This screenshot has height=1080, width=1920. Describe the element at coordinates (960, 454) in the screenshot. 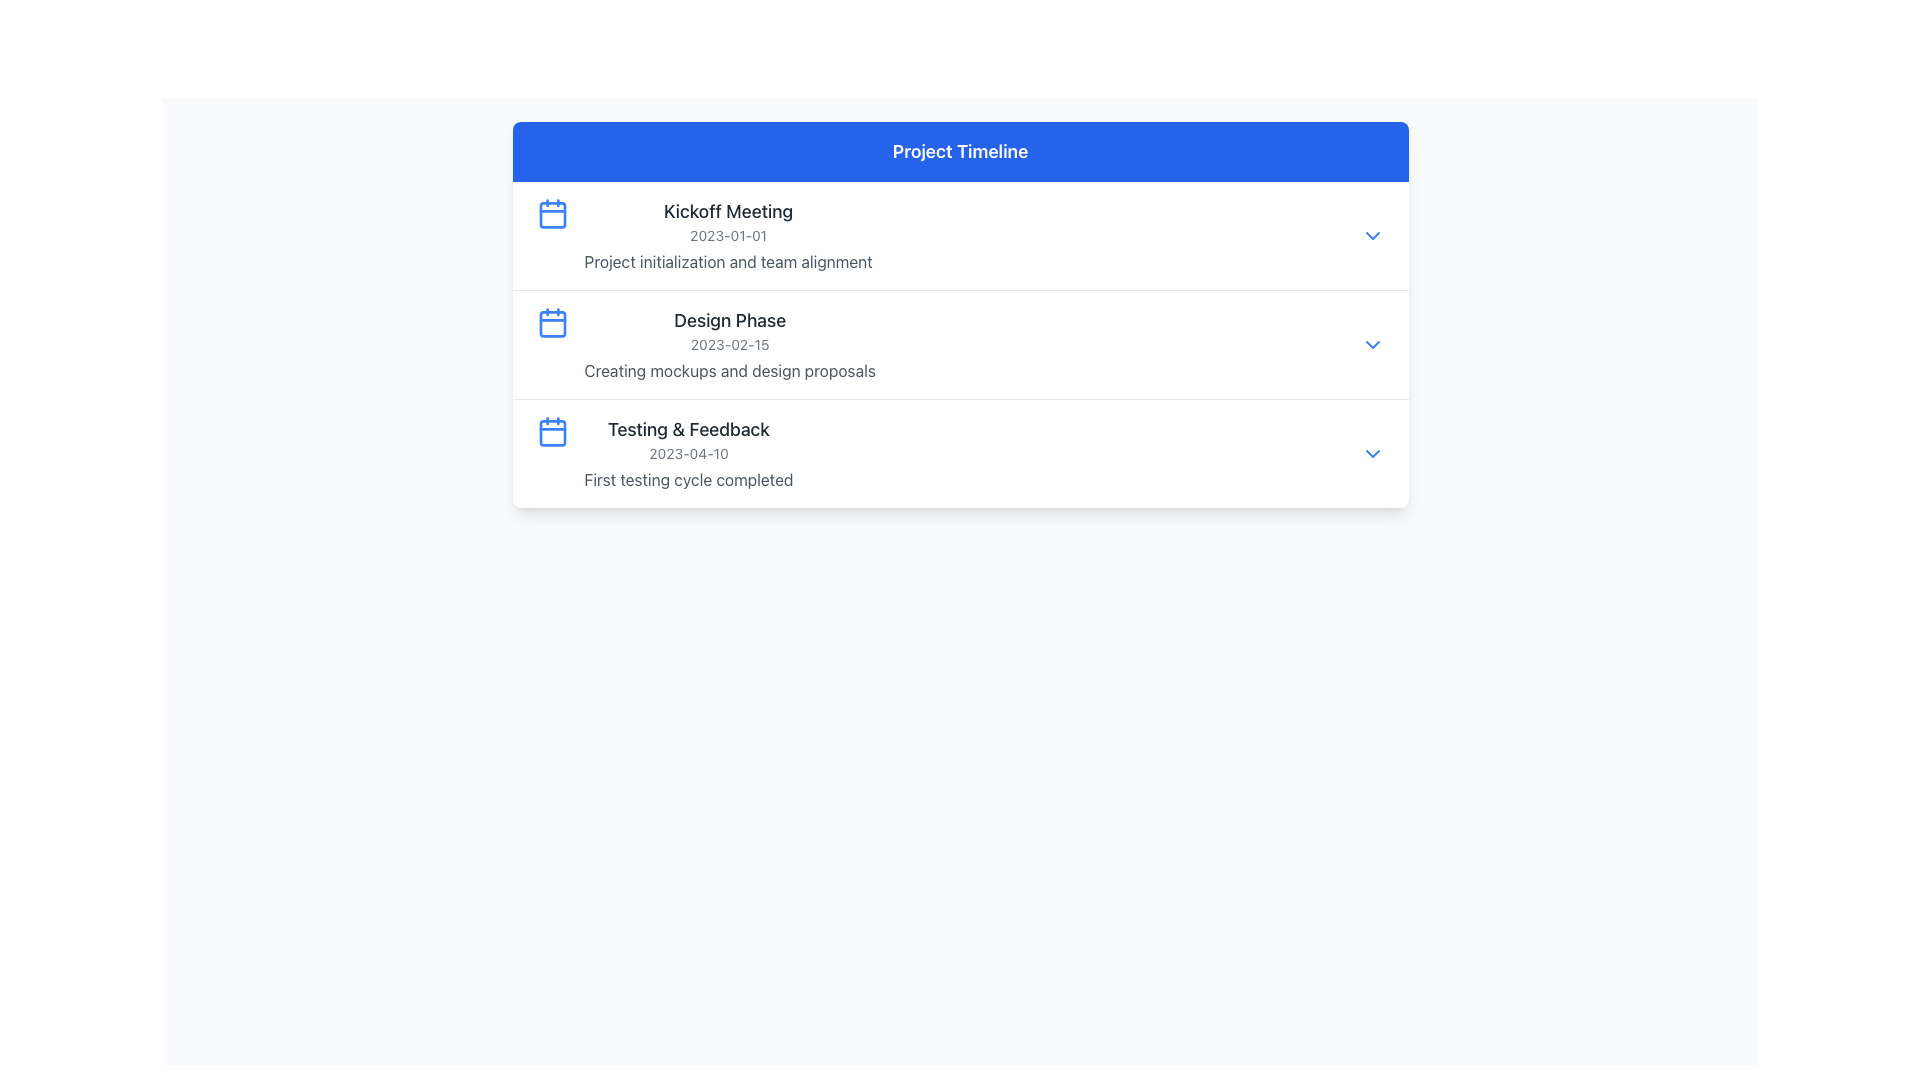

I see `the List Item or Timeline Event entry containing the title 'Testing & Feedback', date '2023-04-10', and description 'First testing cycle completed' in the 'Project Timeline' interface` at that location.